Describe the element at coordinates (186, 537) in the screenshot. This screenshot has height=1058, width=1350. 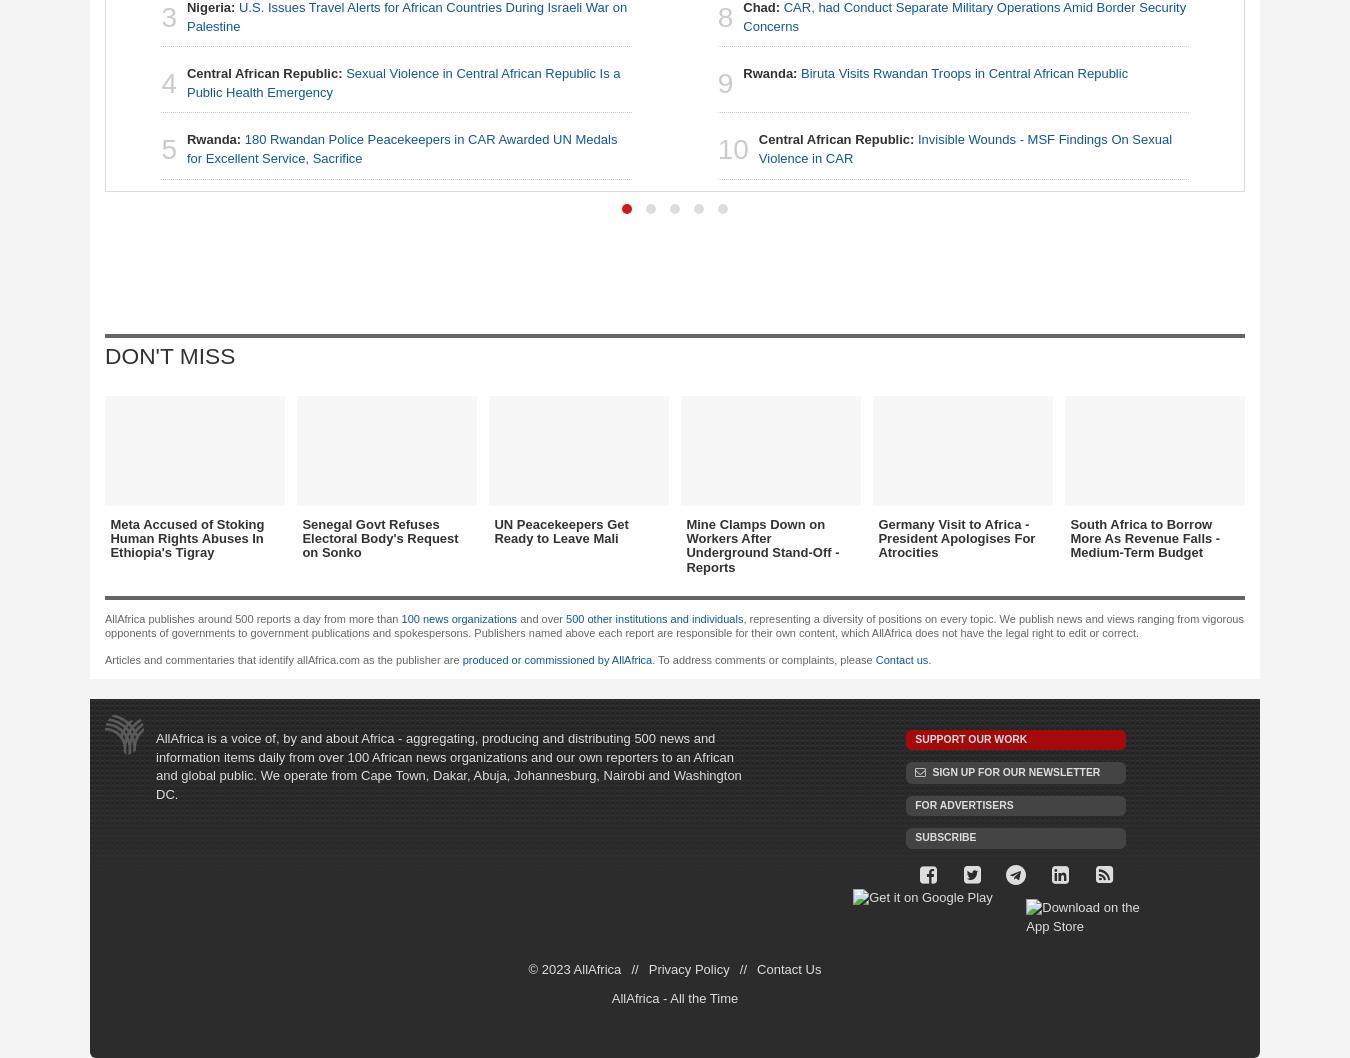
I see `'Meta Accused of Stoking Human Rights Abuses In Ethiopia's Tigray'` at that location.